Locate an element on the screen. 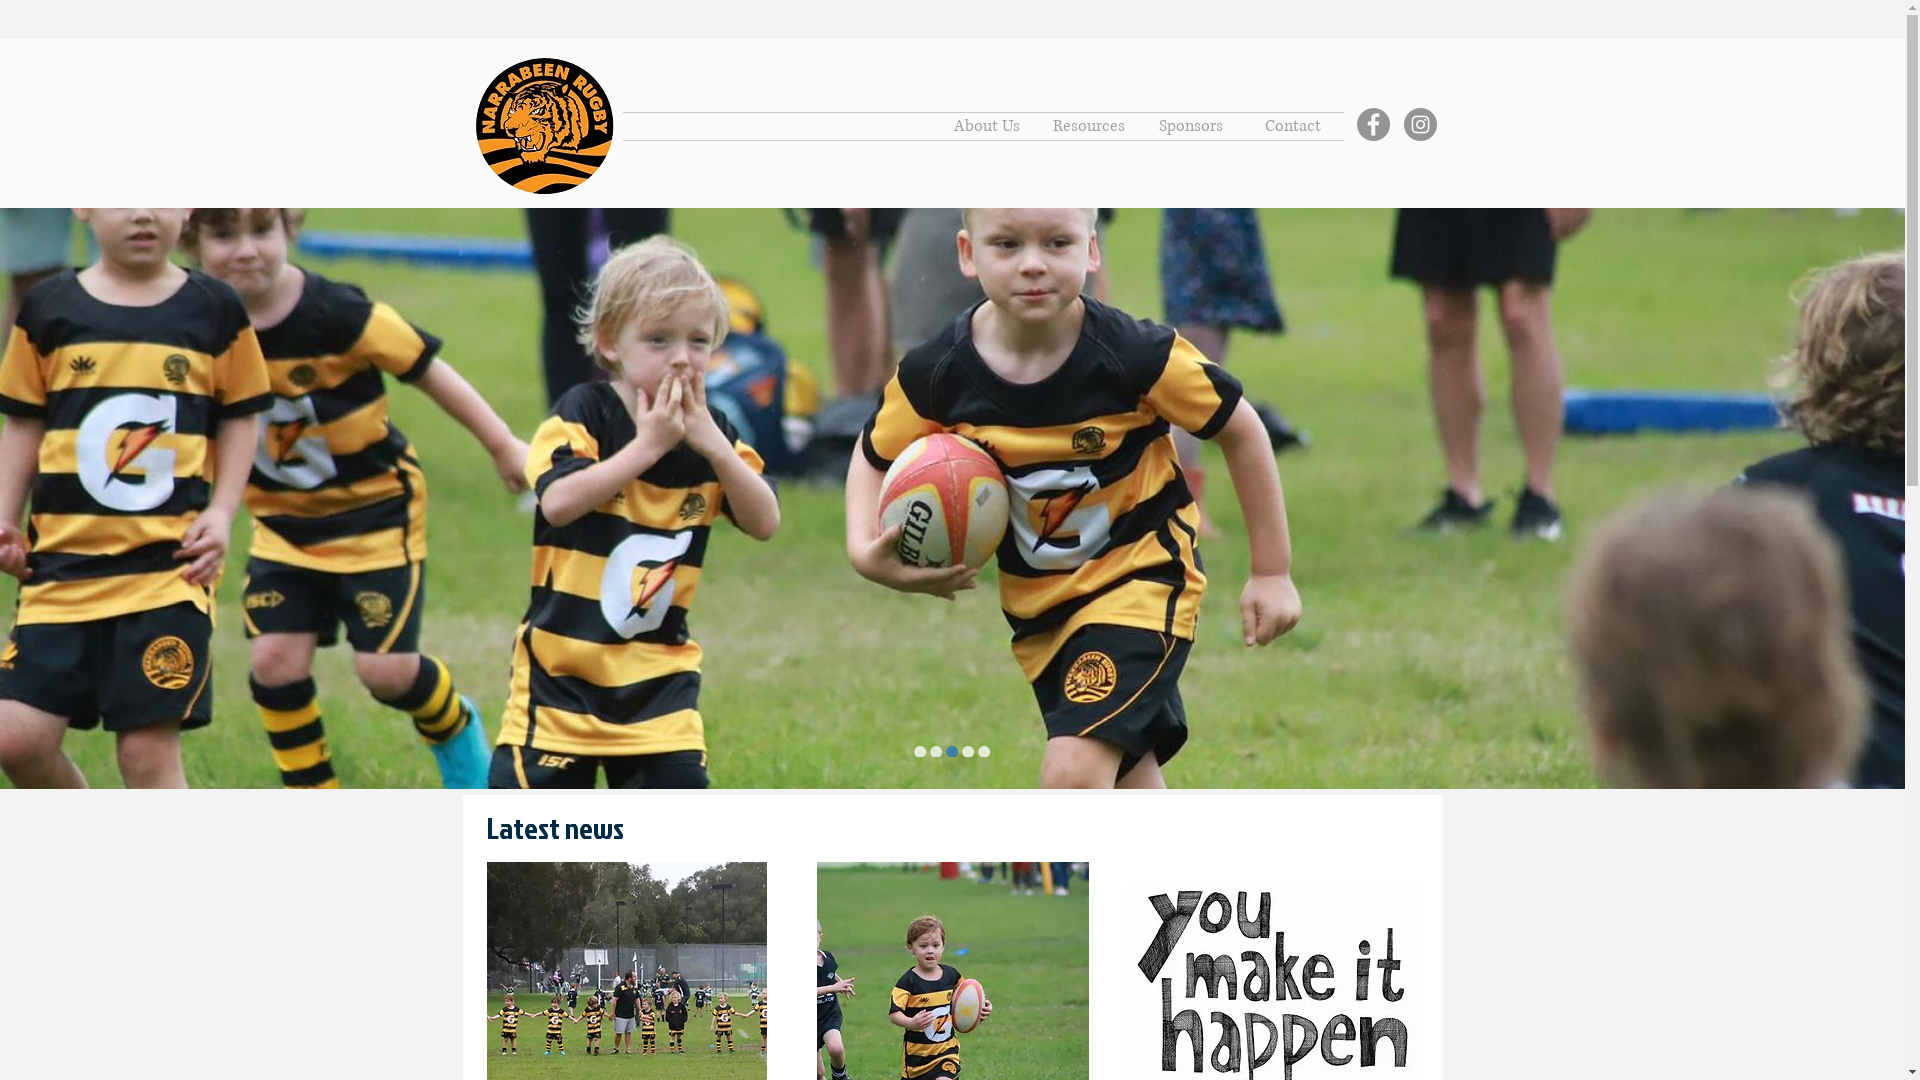 The width and height of the screenshot is (1920, 1080). 'Sponsors' is located at coordinates (1190, 126).